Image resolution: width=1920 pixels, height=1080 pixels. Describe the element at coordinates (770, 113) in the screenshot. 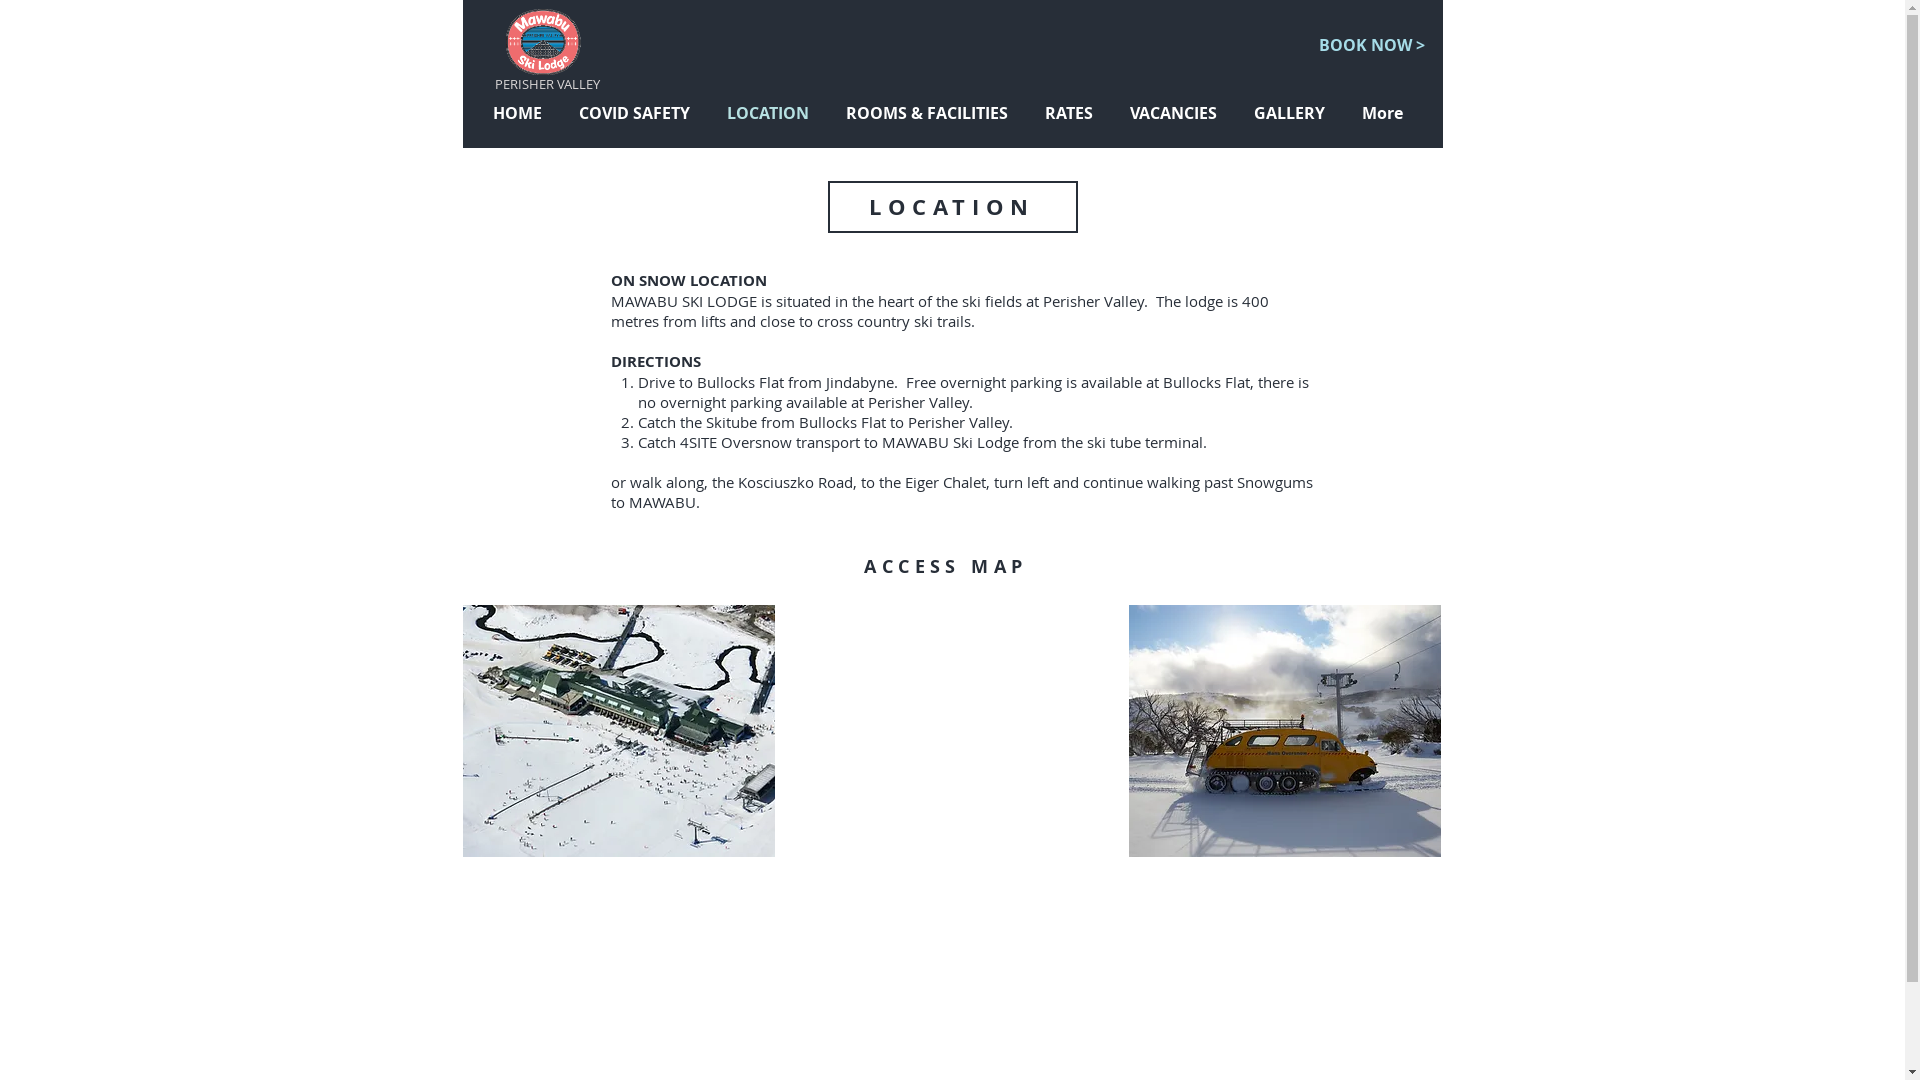

I see `'LOCATION'` at that location.